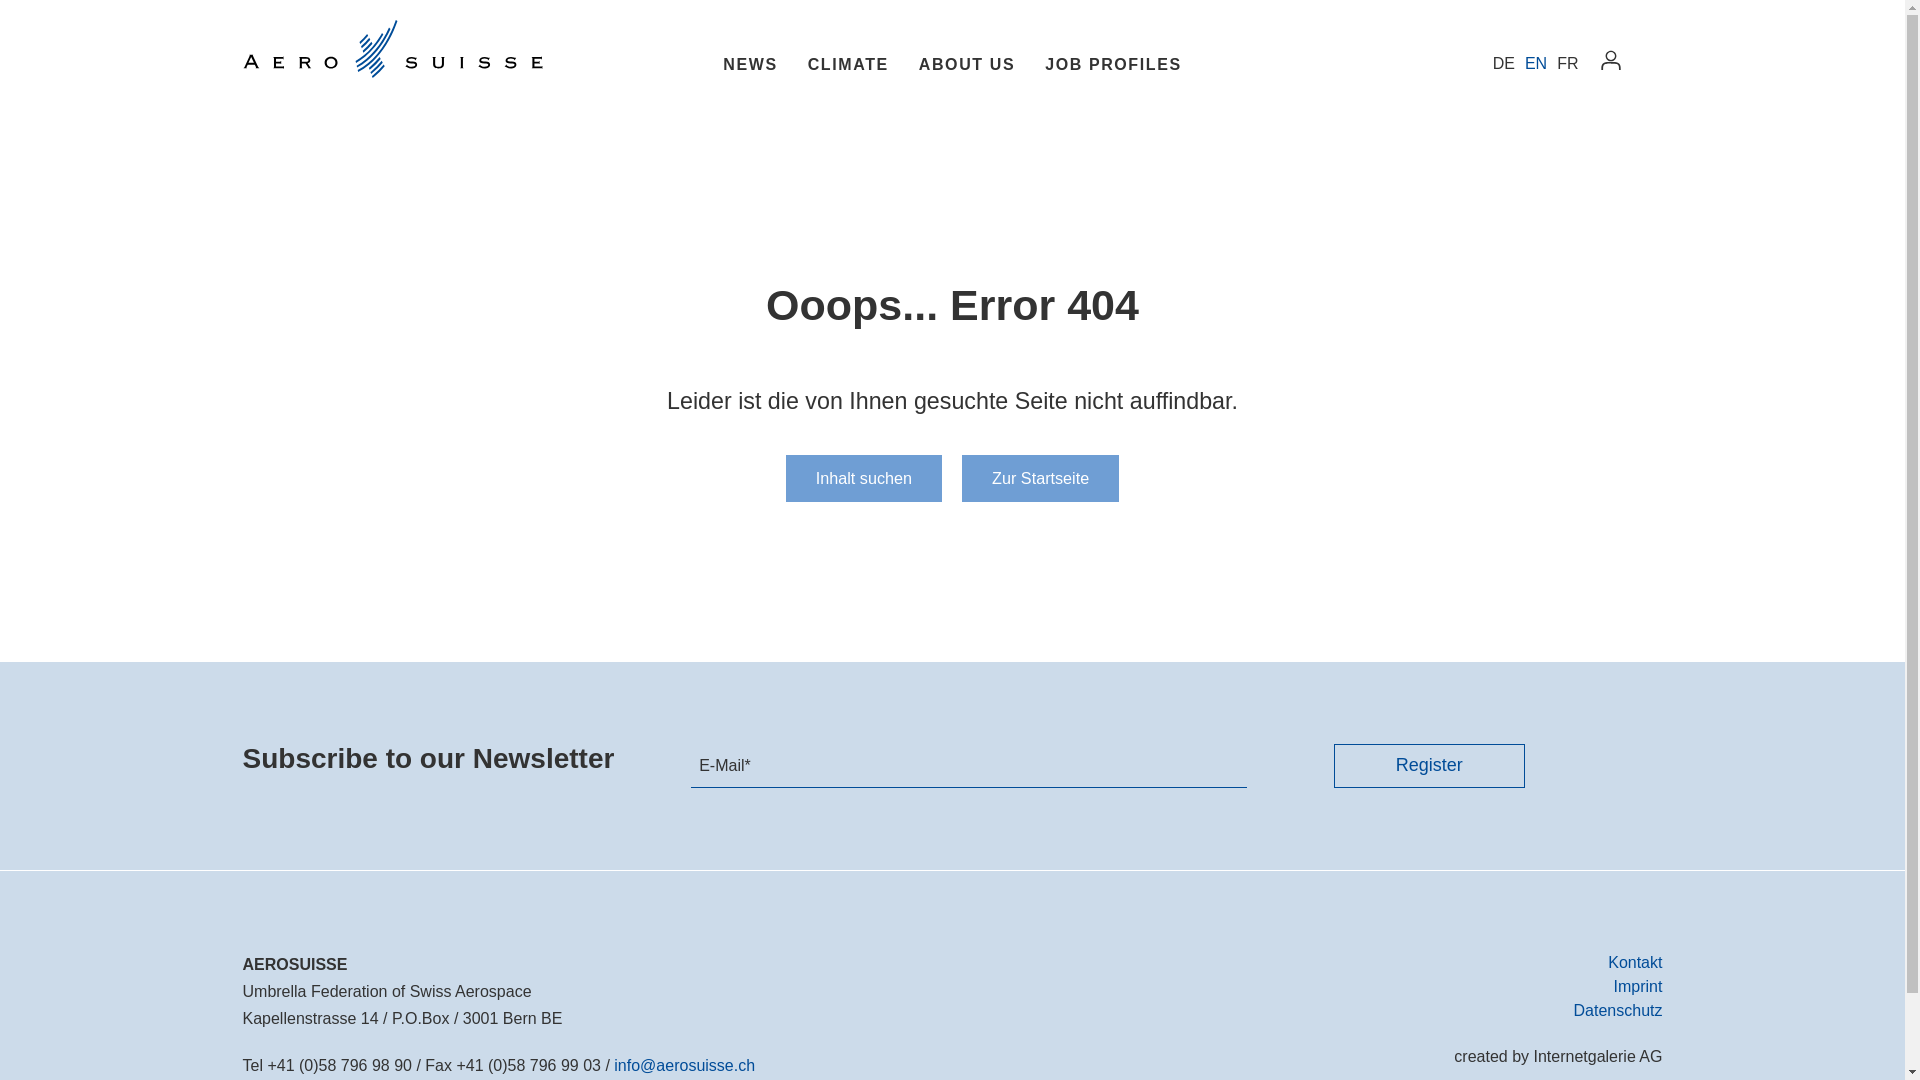  I want to click on 'created by Internetgalerie AG', so click(1454, 1055).